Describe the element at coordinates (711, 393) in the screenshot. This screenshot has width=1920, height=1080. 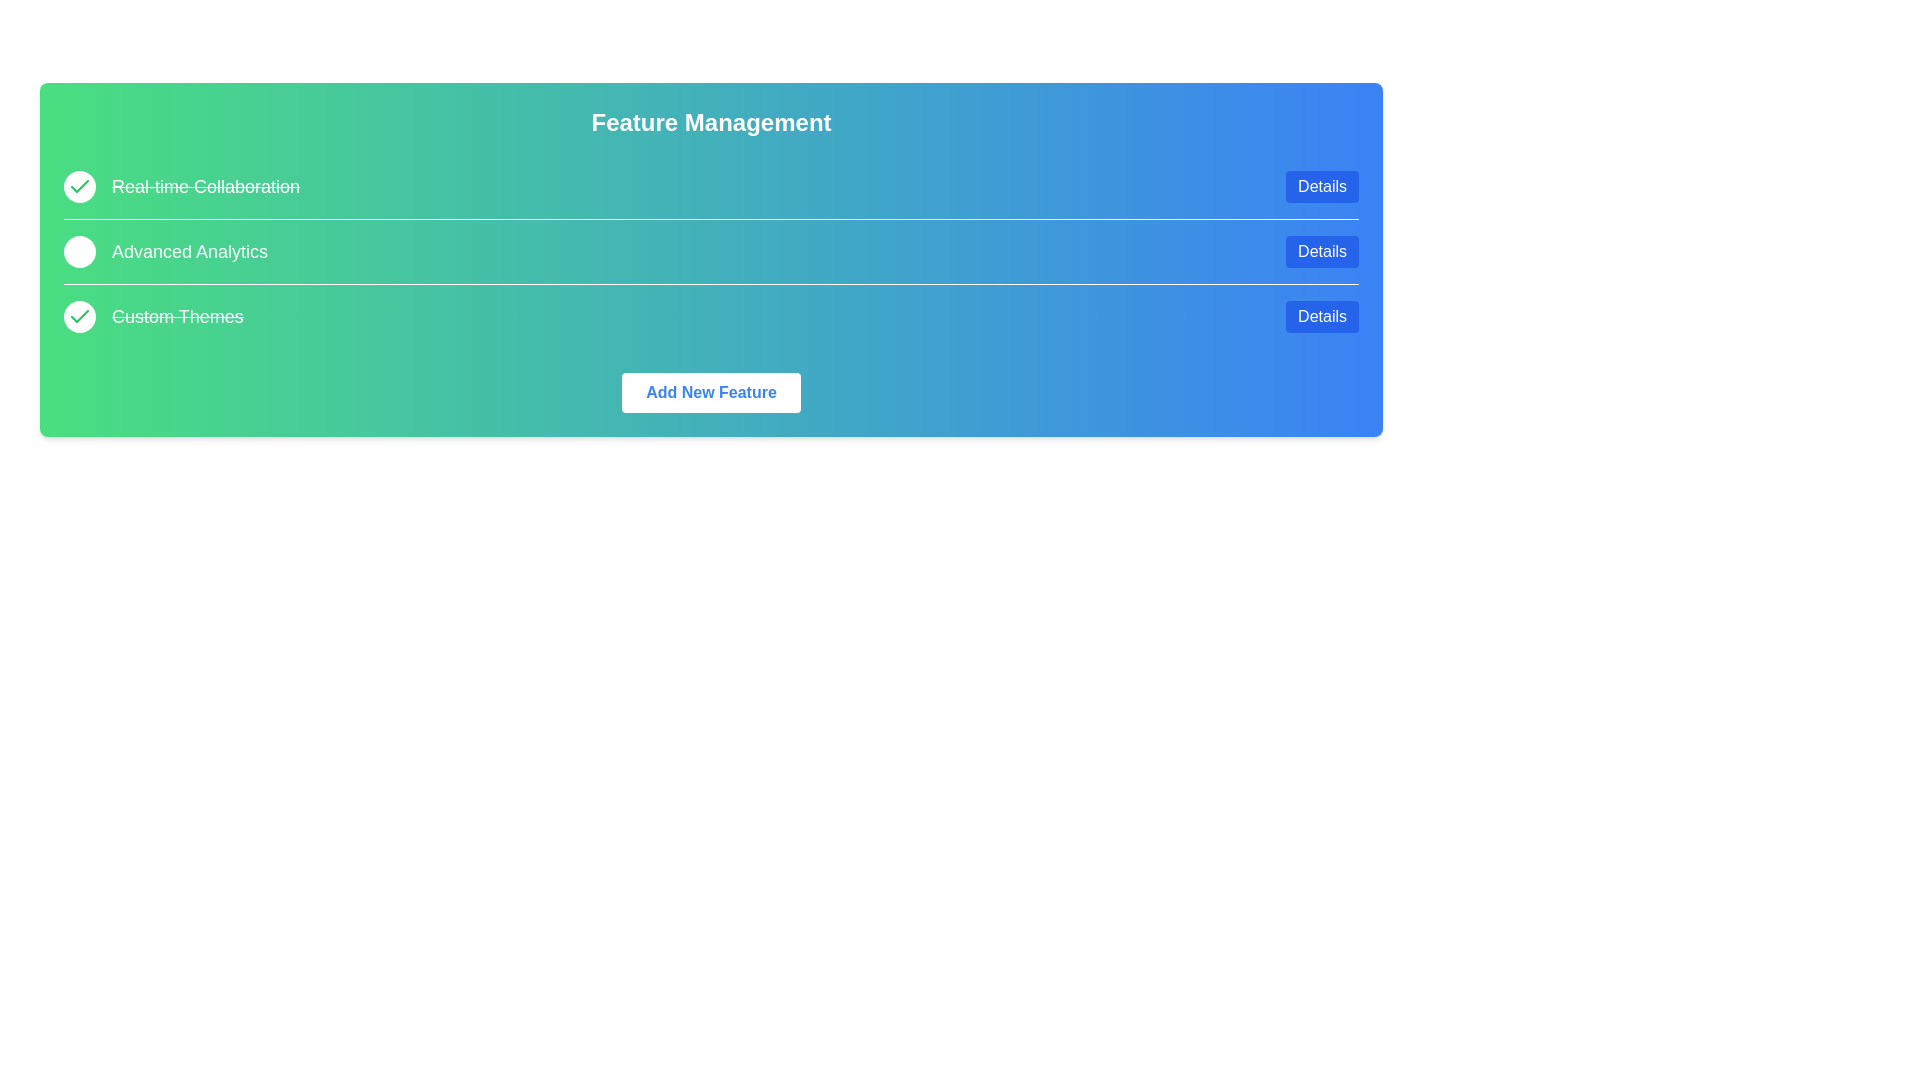
I see `the 'Add New Feature' button to initiate the feature addition process` at that location.